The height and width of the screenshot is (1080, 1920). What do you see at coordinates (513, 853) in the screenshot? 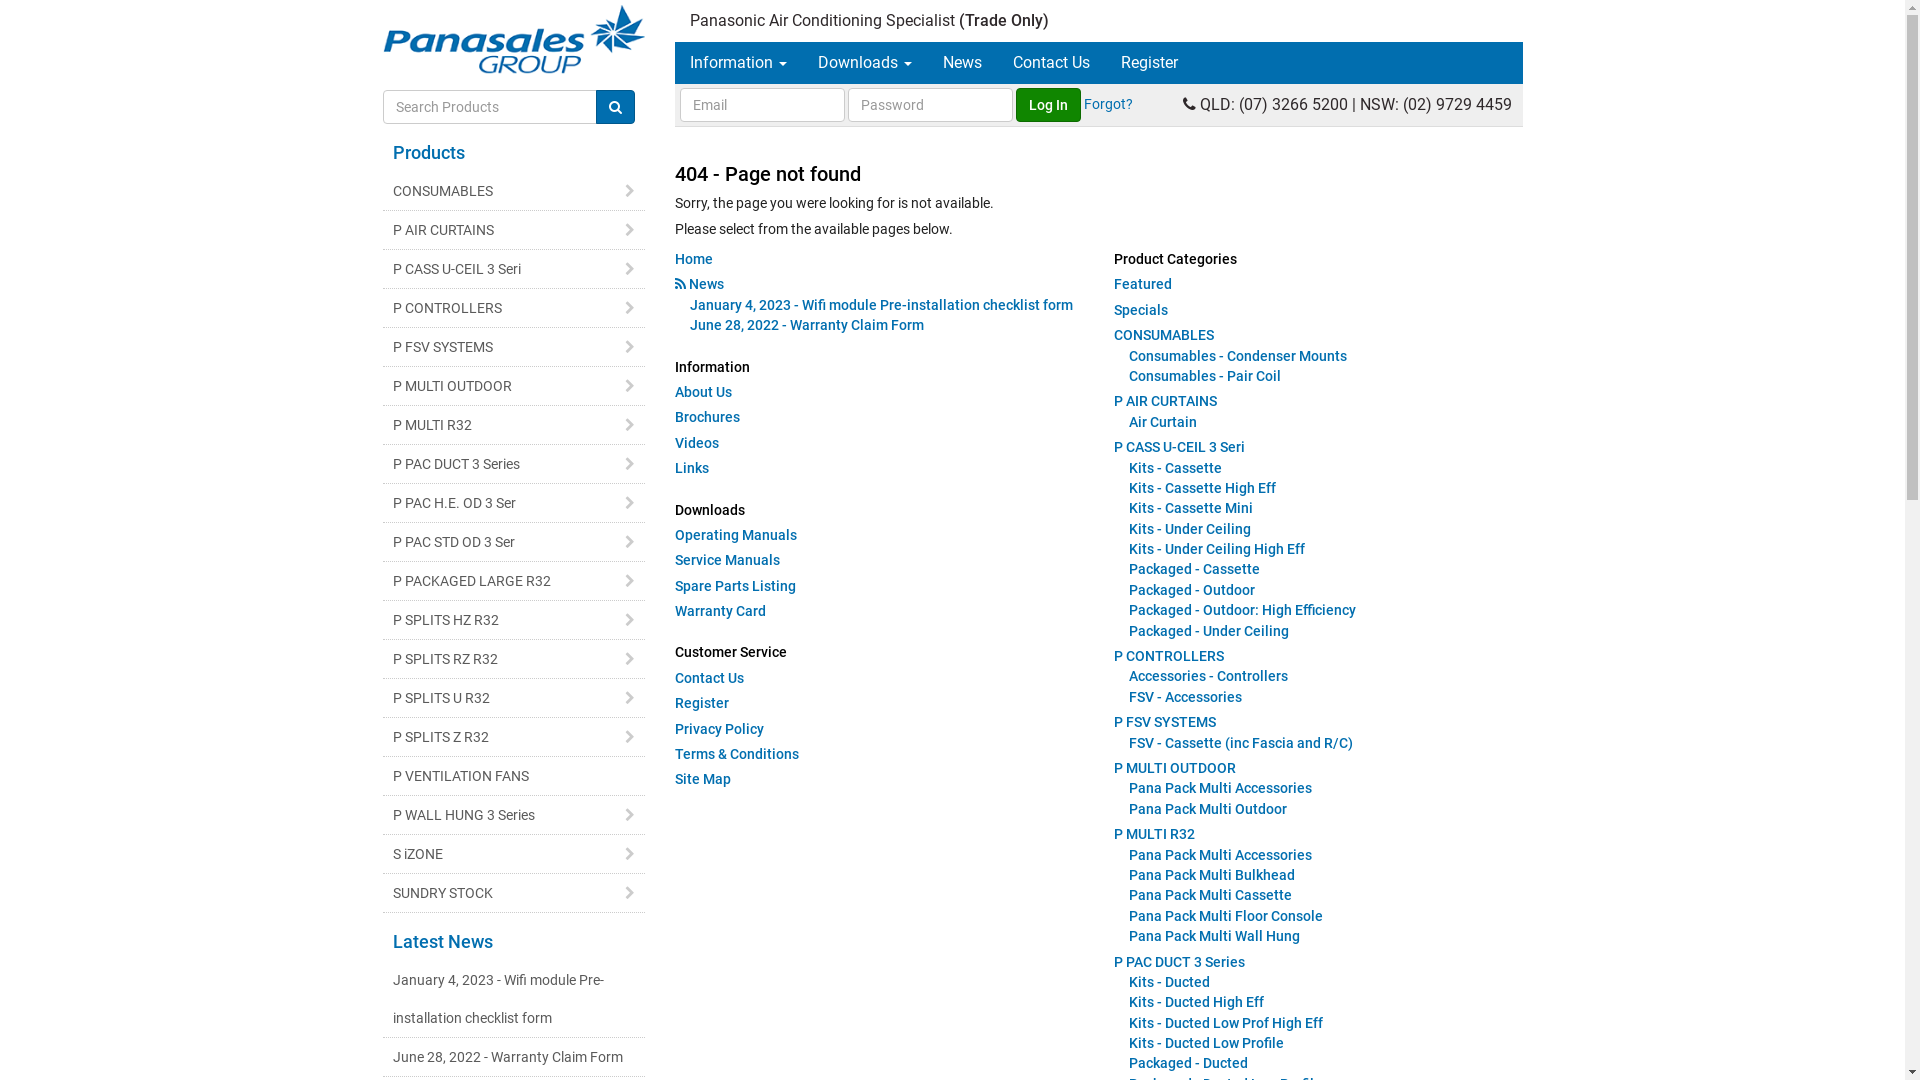
I see `'S iZONE'` at bounding box center [513, 853].